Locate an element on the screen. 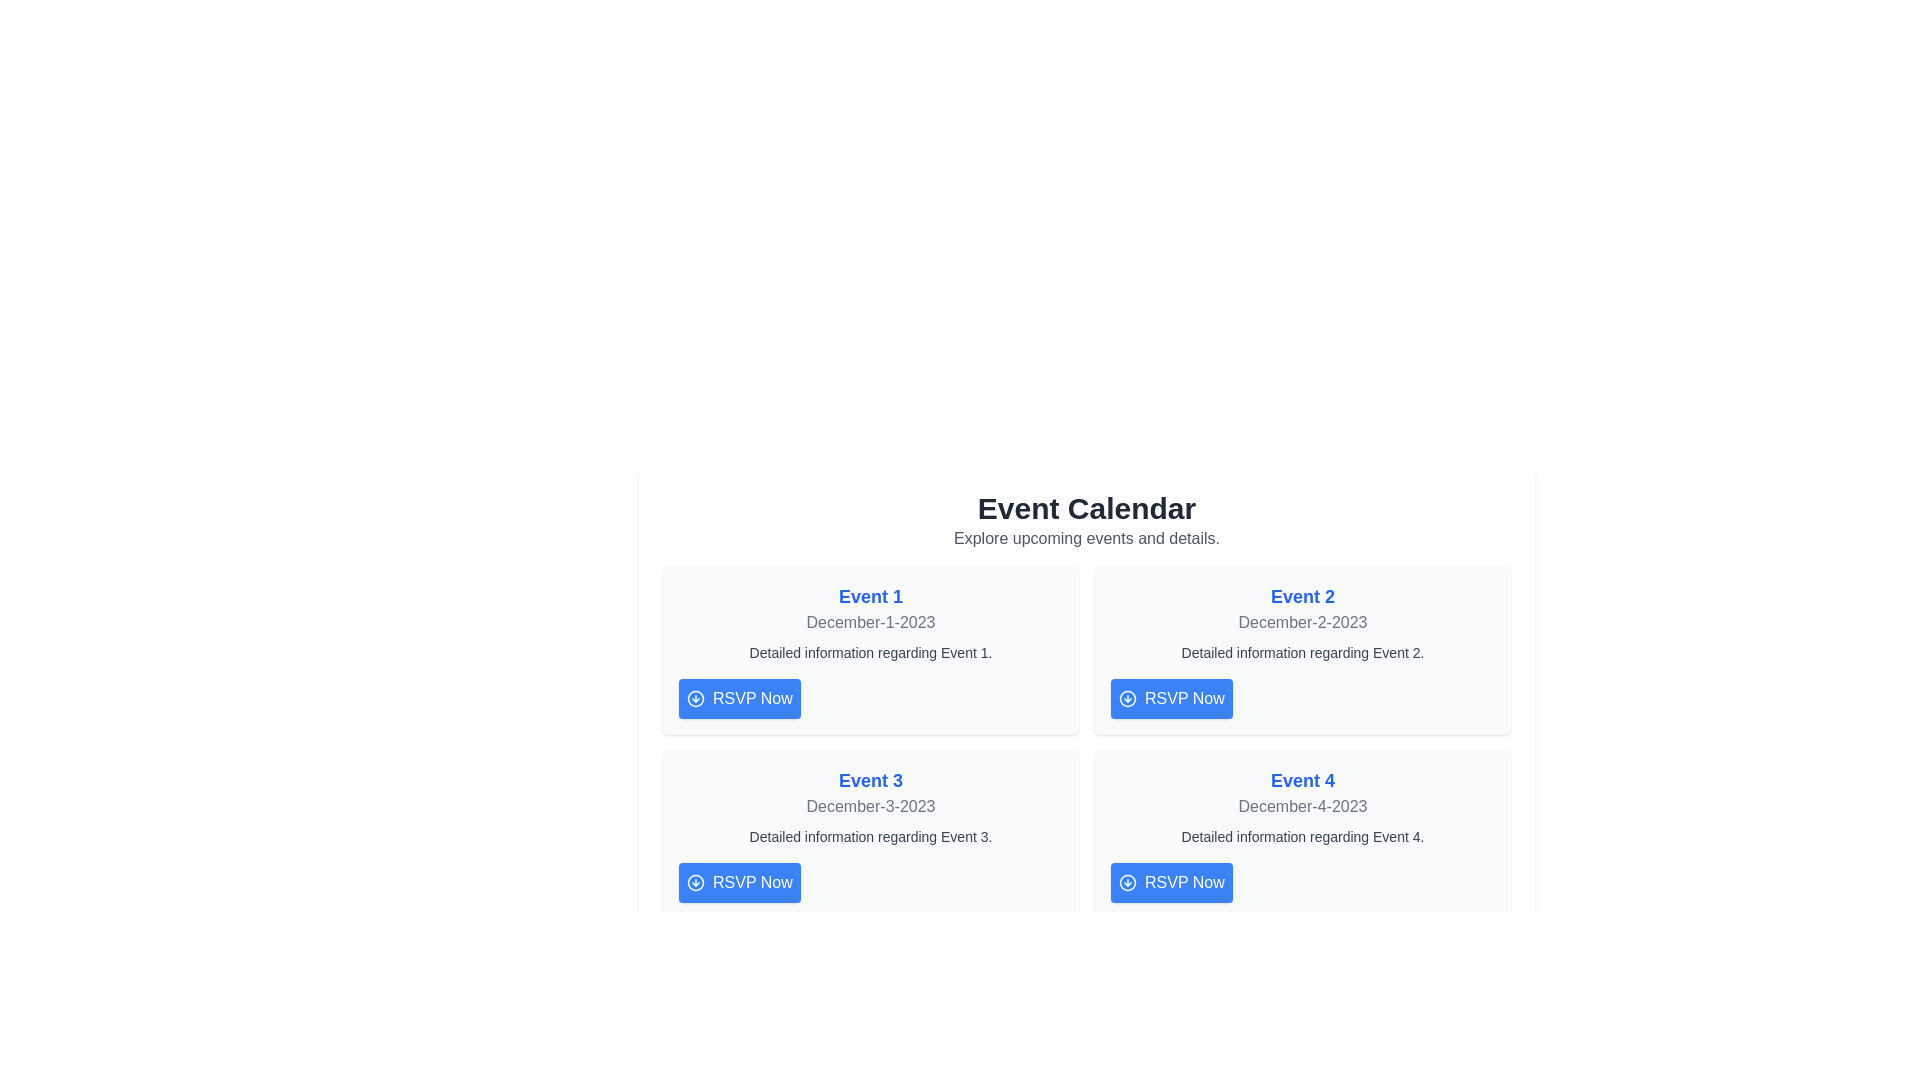 This screenshot has width=1920, height=1080. the title text label of the event card, which is positioned at the top of the card and identifies the event is located at coordinates (1302, 779).